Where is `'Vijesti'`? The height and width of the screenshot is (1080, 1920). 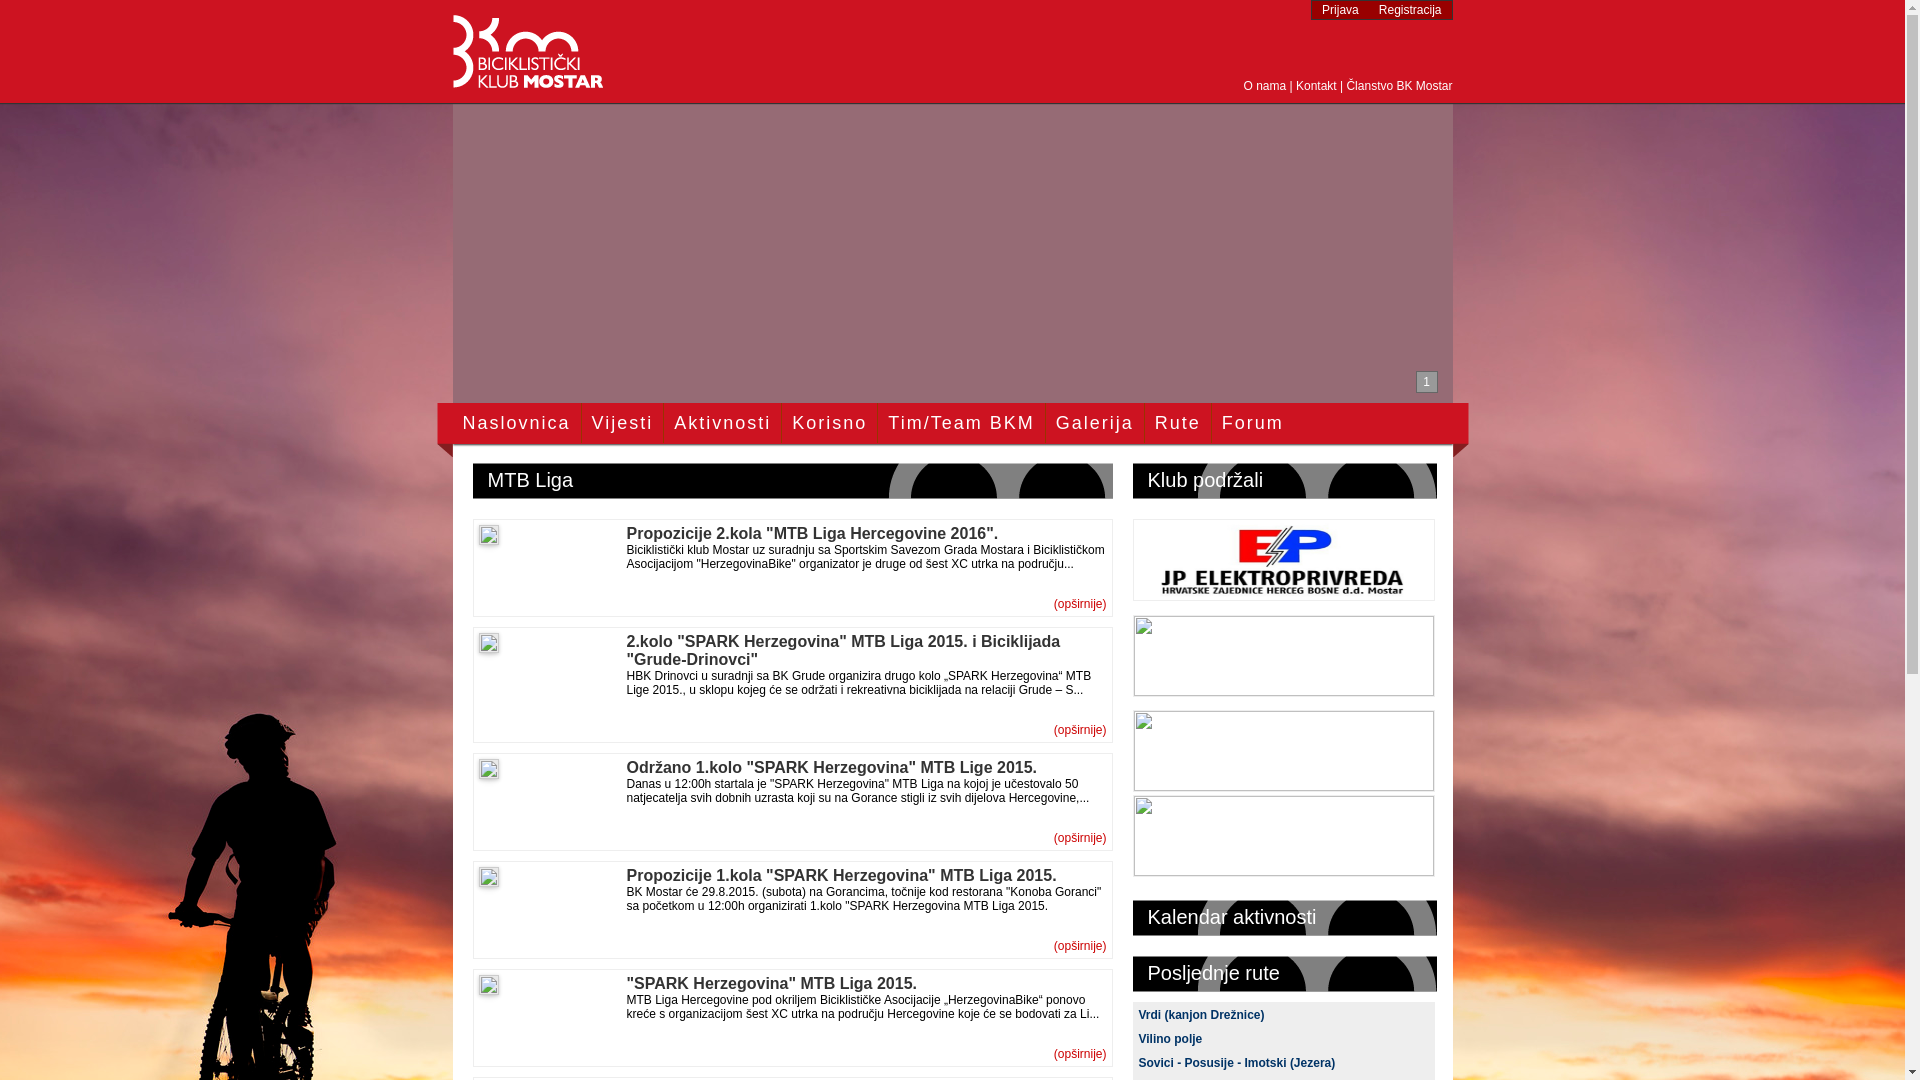
'Vijesti' is located at coordinates (622, 422).